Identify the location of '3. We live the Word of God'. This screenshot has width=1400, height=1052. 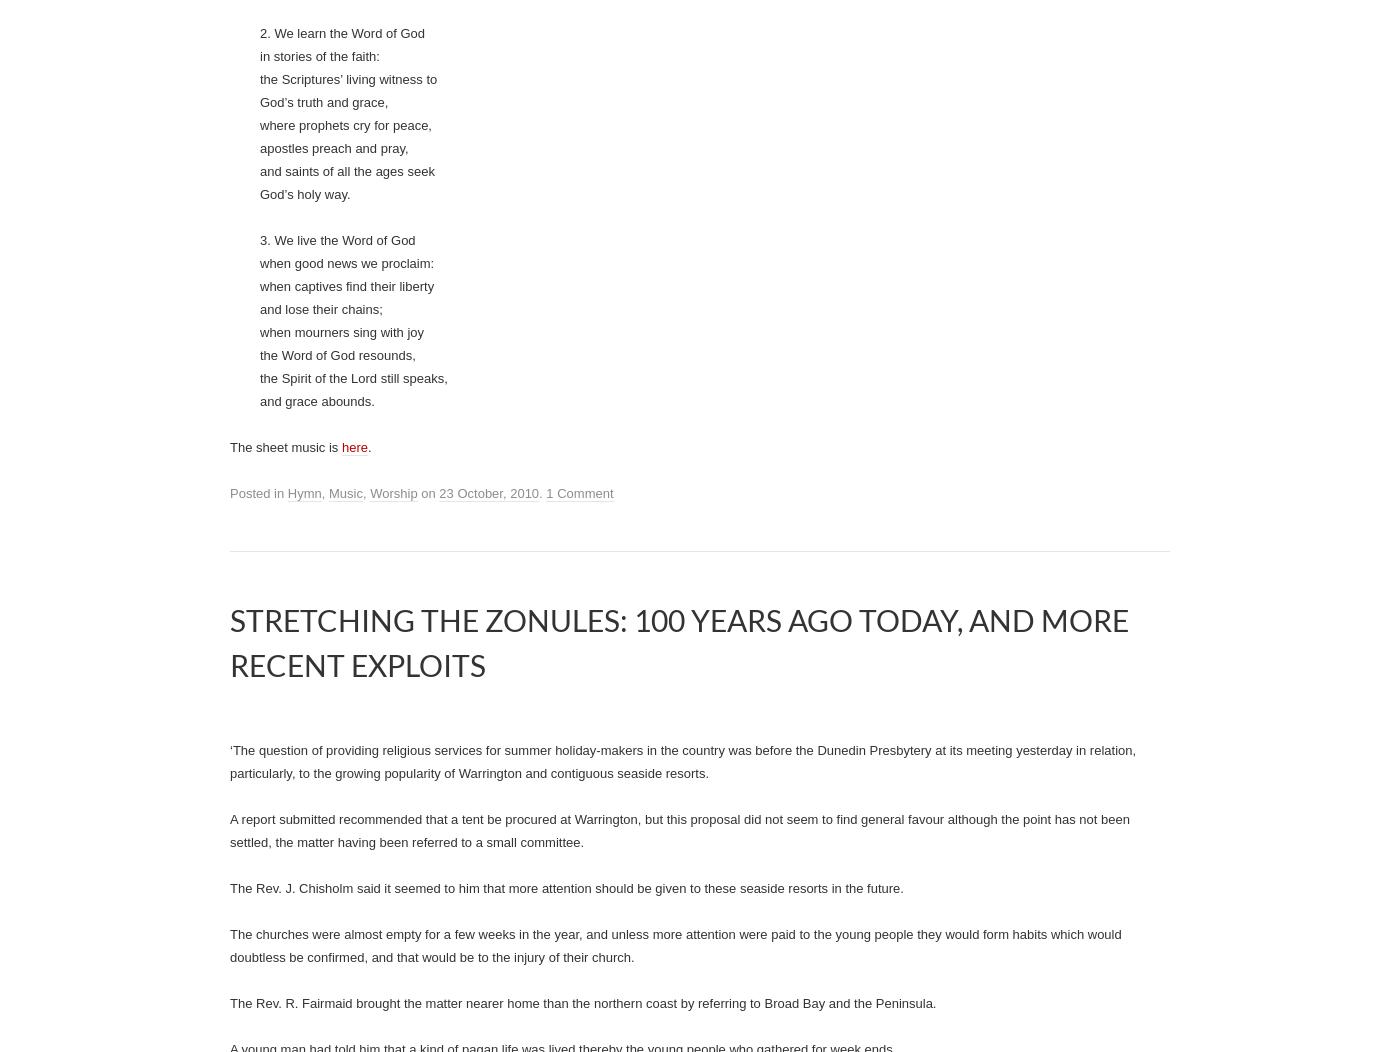
(259, 1007).